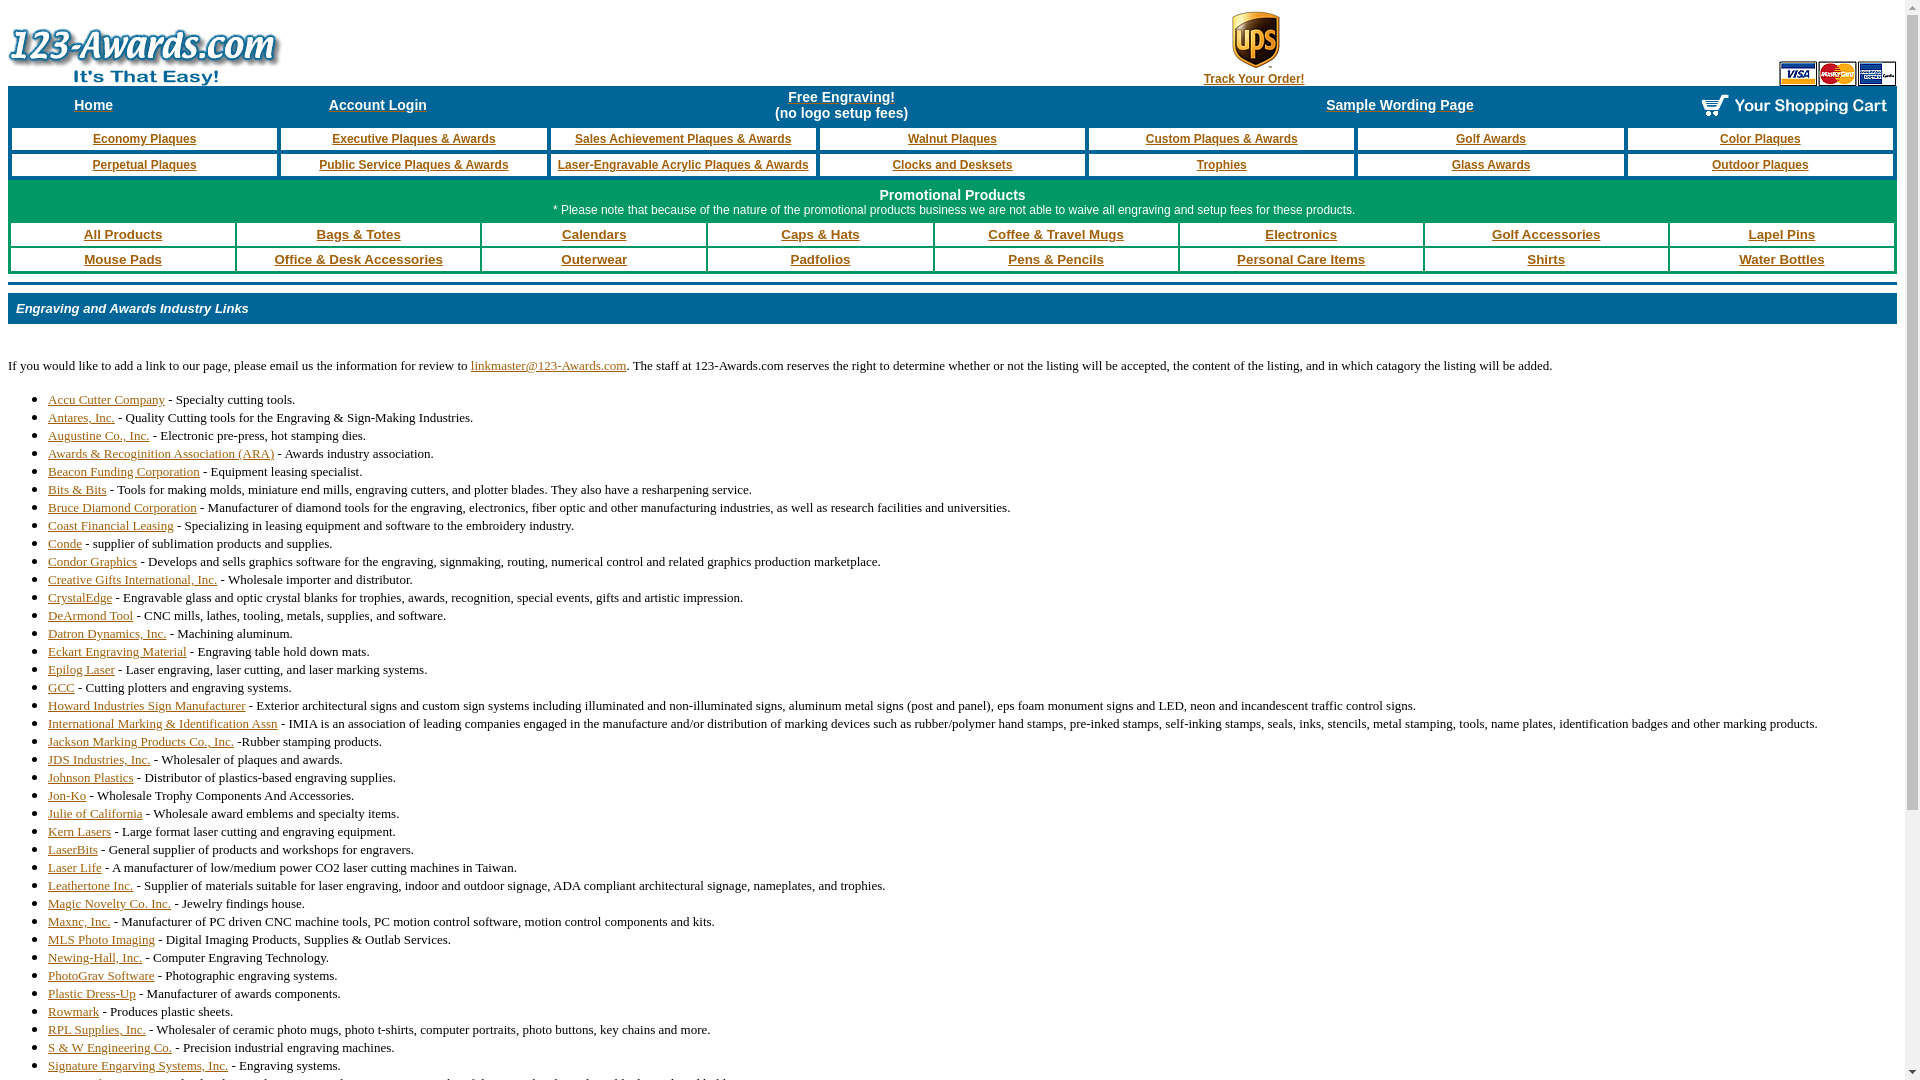 The image size is (1920, 1080). I want to click on 'Personal Care Items', so click(1300, 258).